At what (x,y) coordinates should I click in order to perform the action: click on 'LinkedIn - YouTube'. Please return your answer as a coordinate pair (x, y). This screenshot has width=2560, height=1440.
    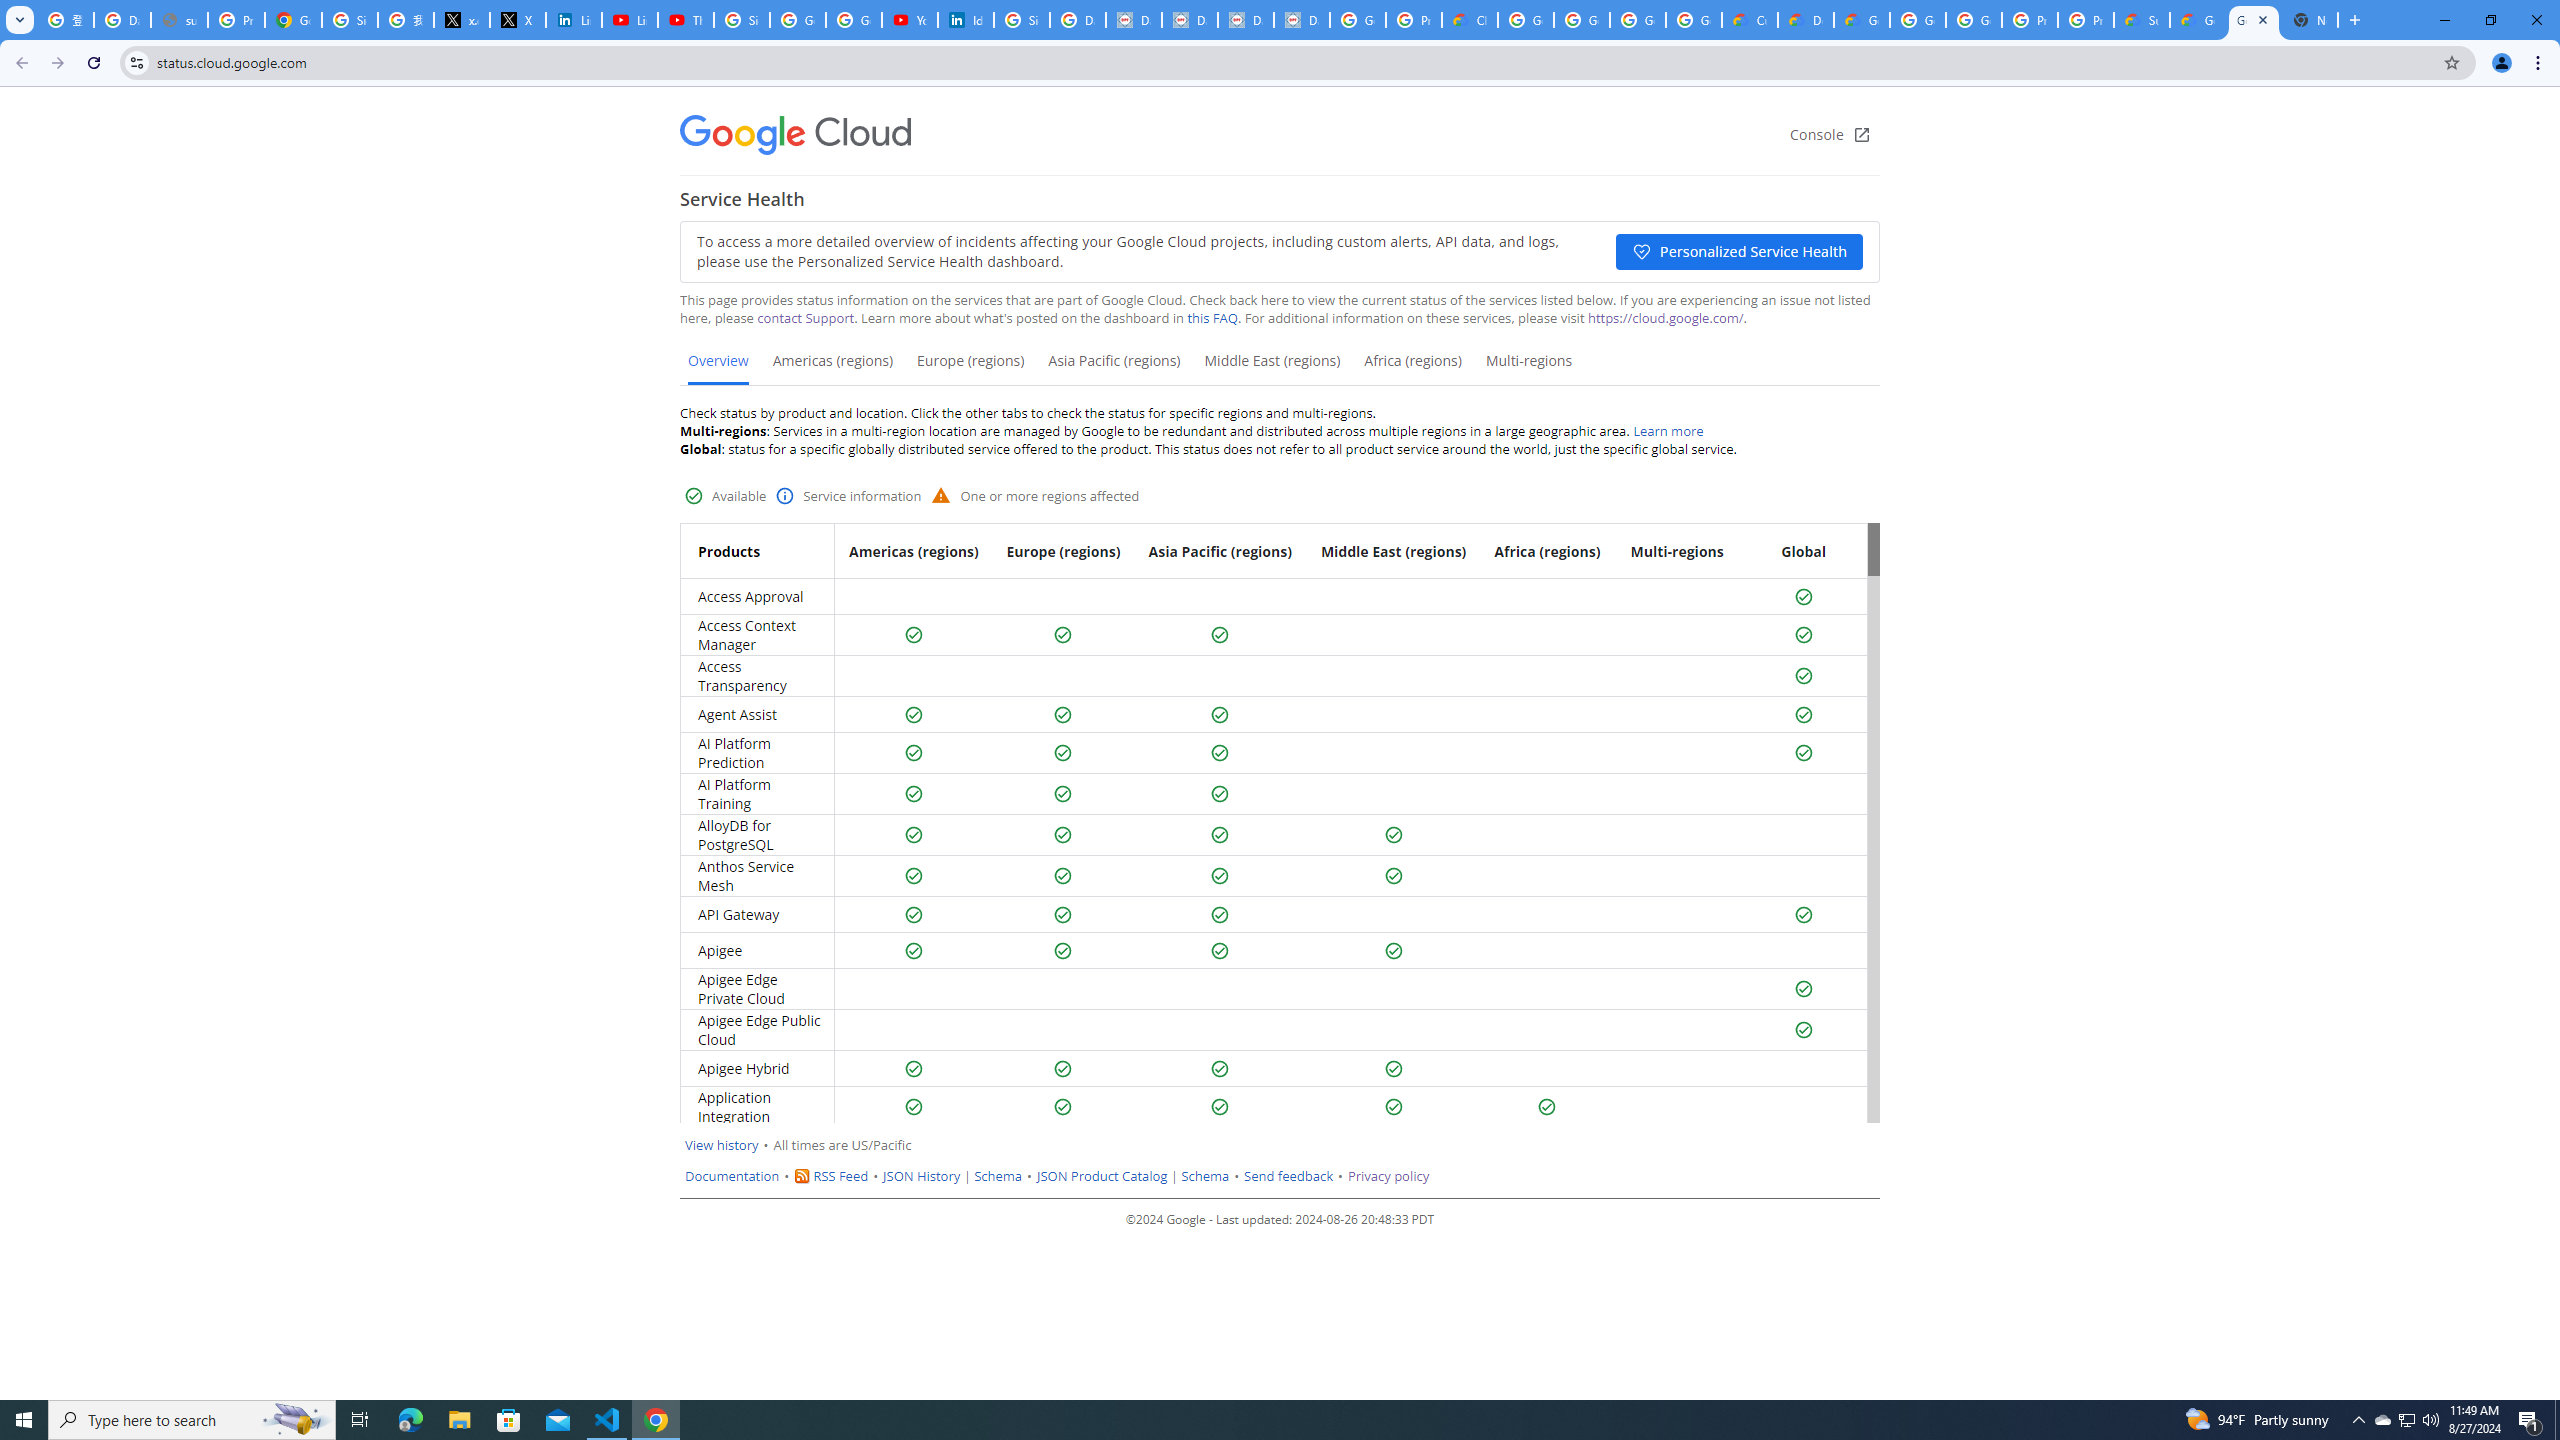
    Looking at the image, I should click on (631, 19).